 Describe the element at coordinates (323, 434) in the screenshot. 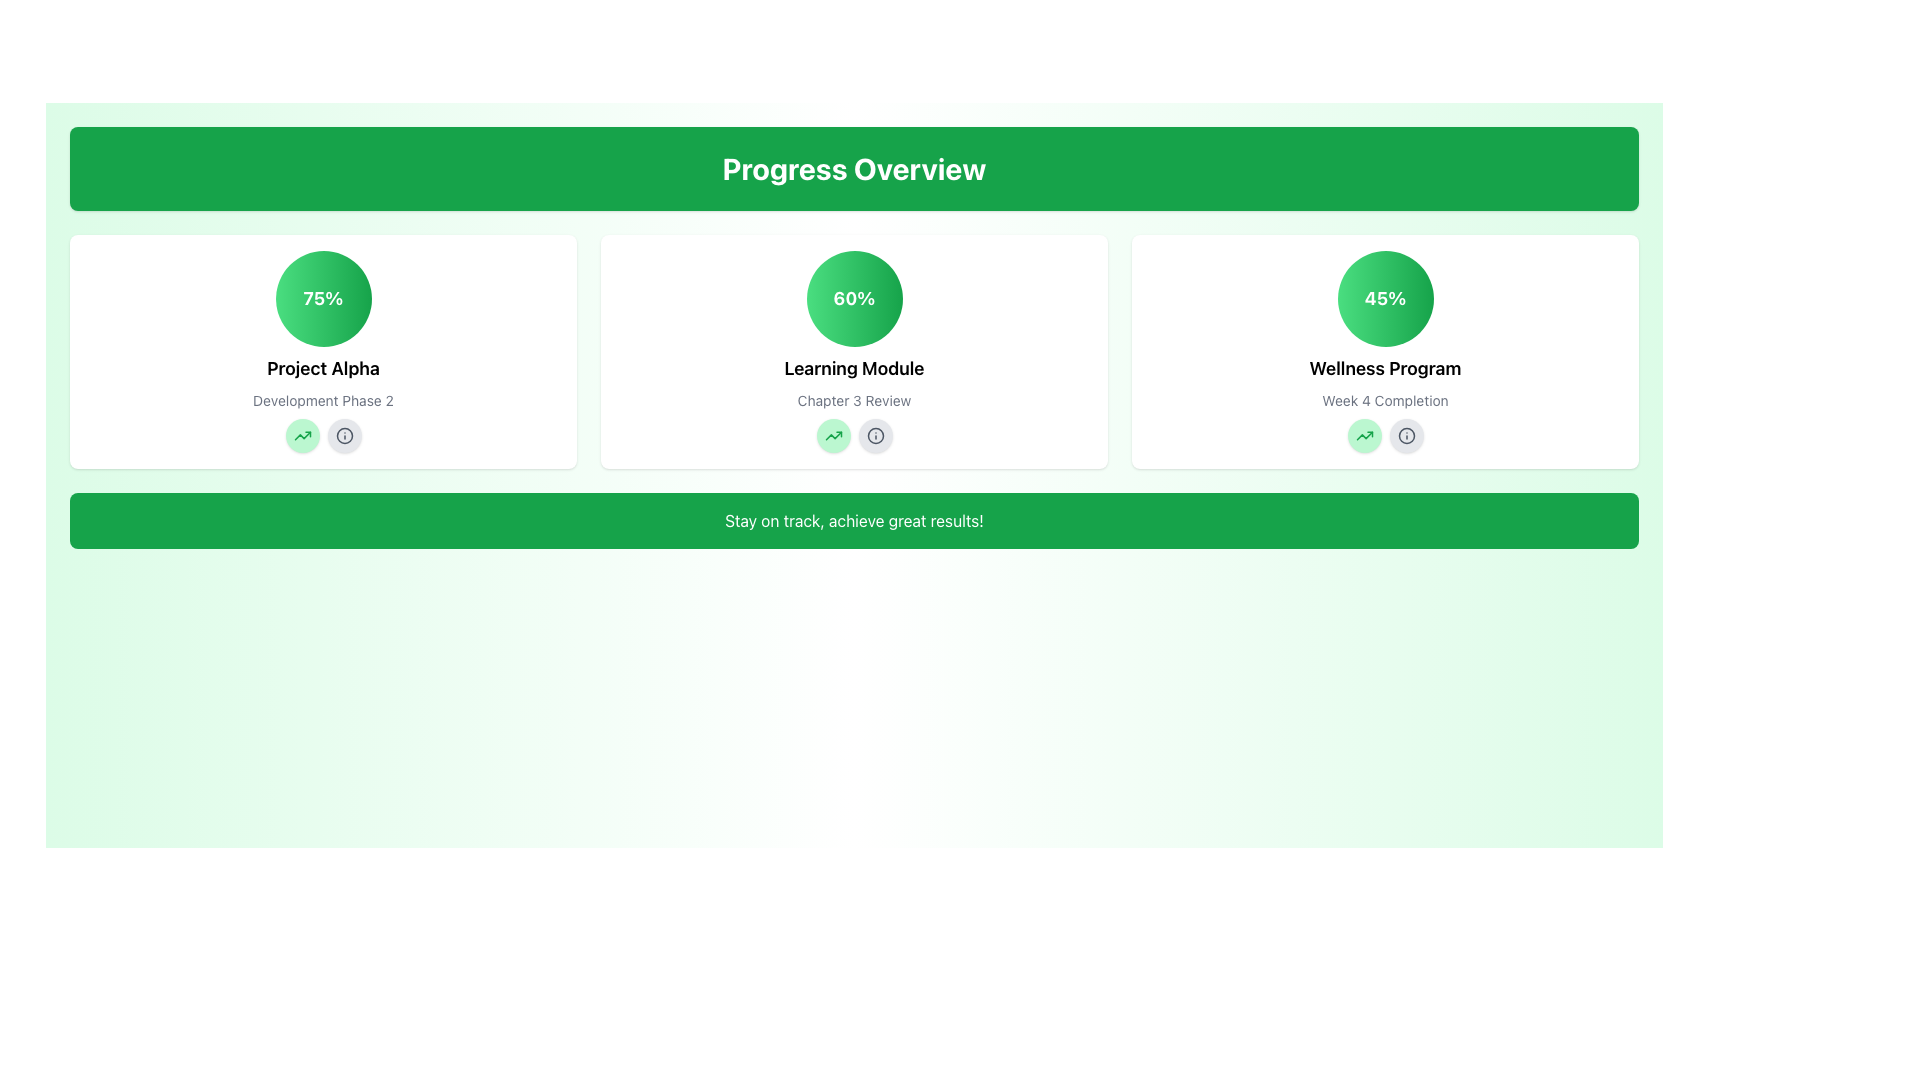

I see `the grey info button located` at that location.